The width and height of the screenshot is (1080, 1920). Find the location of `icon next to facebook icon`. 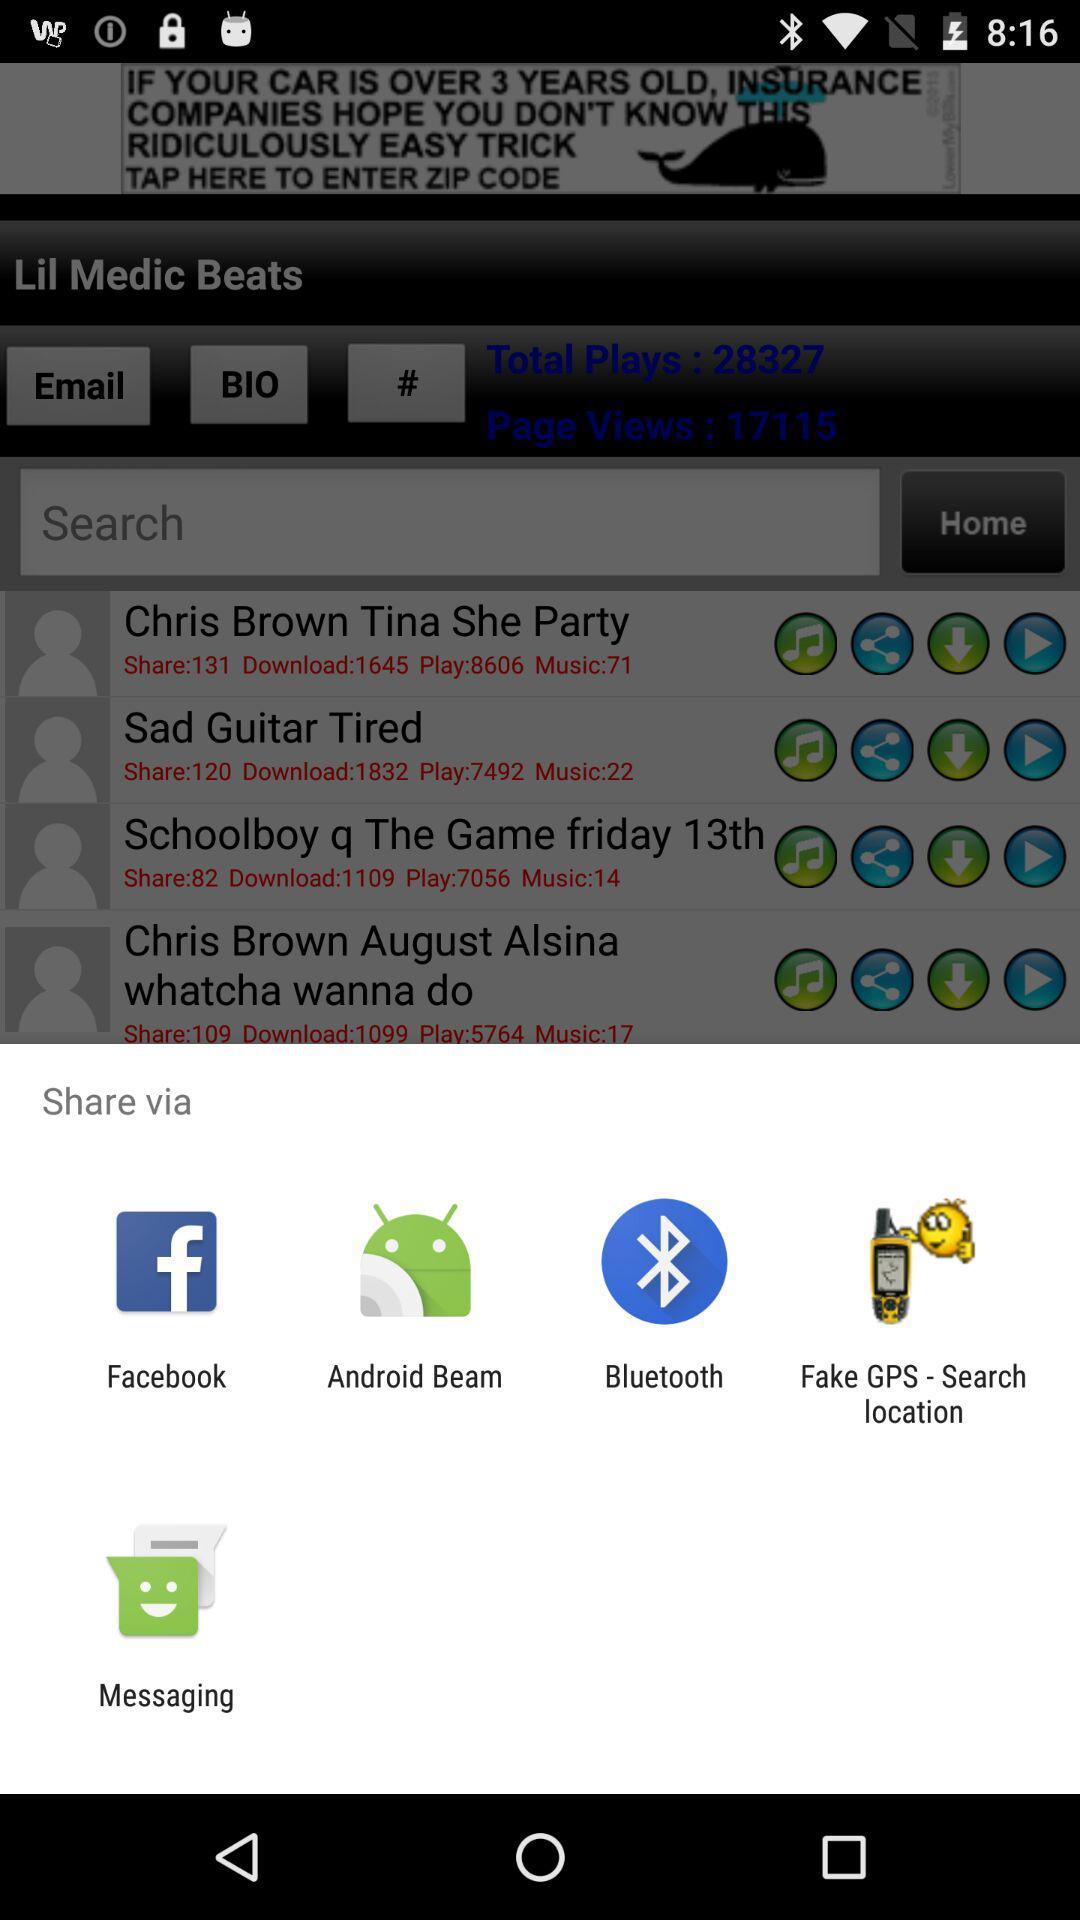

icon next to facebook icon is located at coordinates (414, 1392).